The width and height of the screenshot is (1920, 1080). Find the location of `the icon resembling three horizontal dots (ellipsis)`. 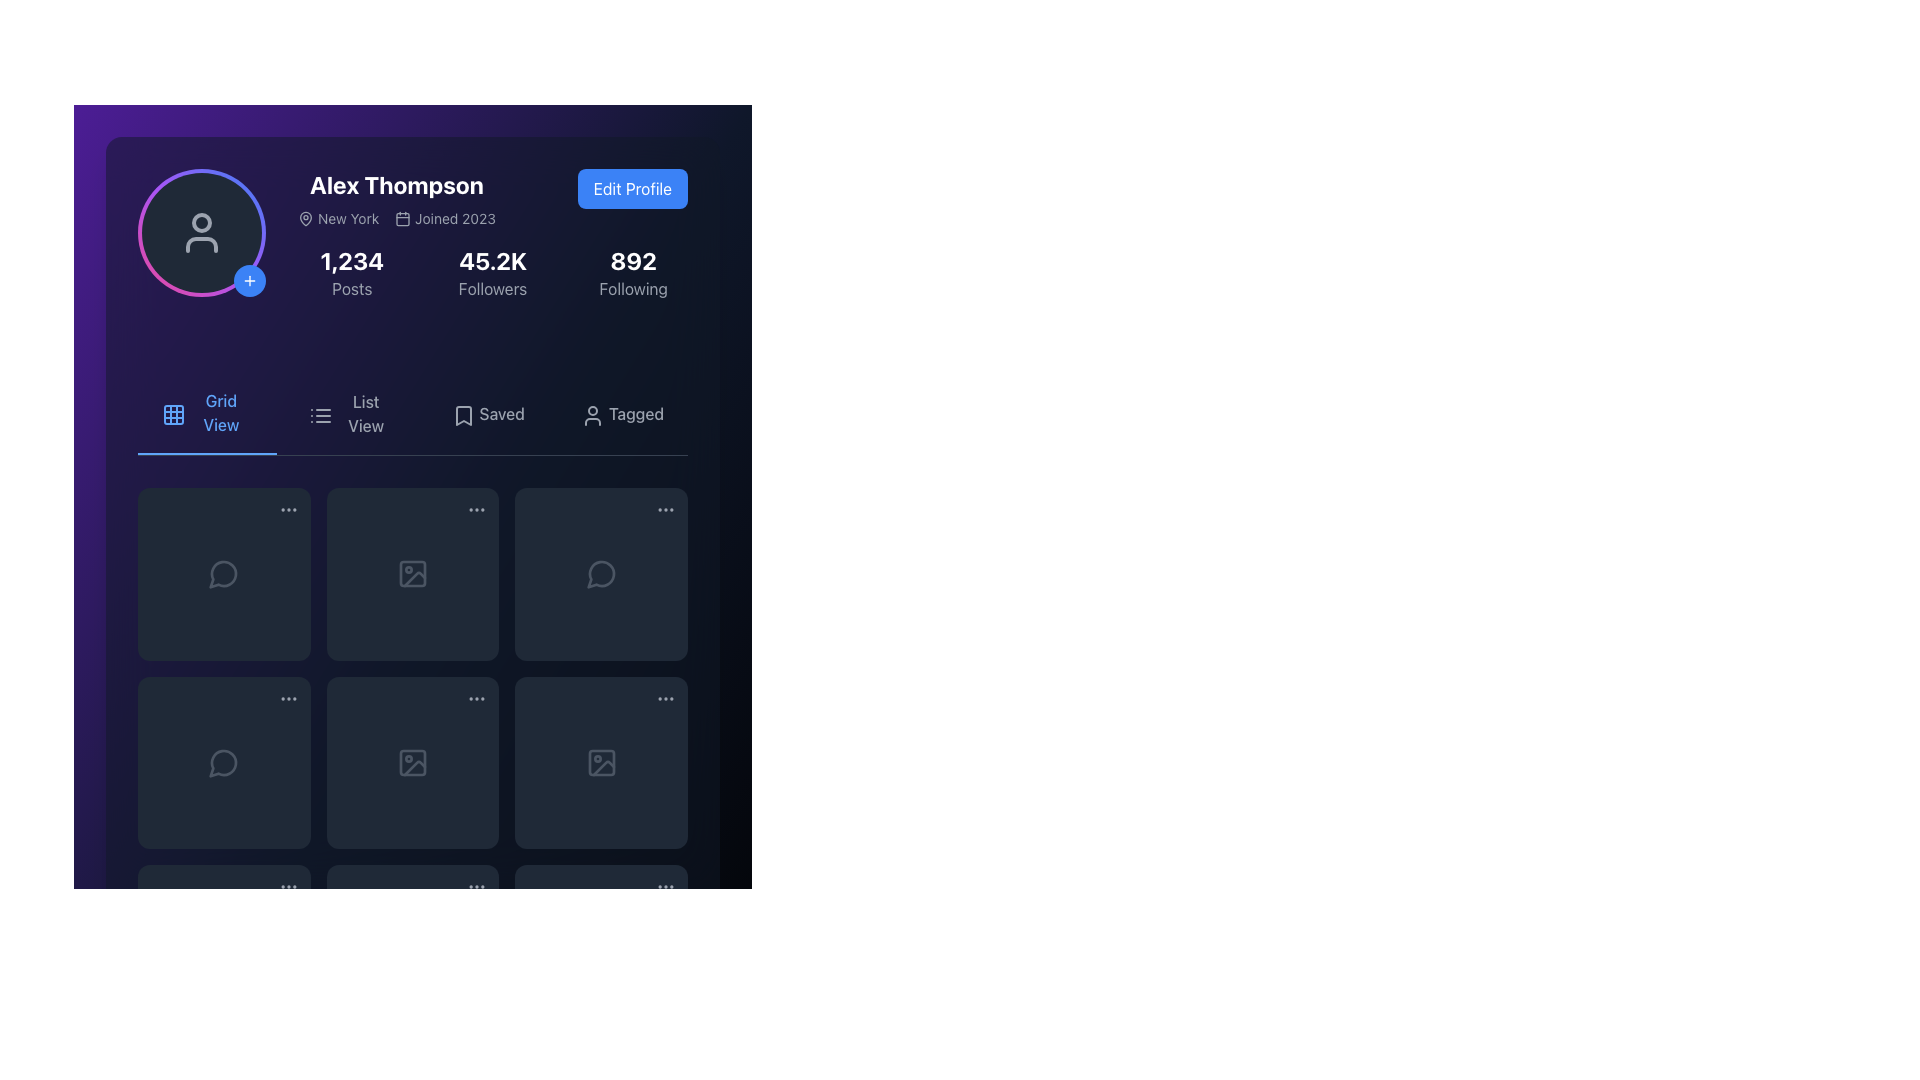

the icon resembling three horizontal dots (ellipsis) is located at coordinates (475, 508).